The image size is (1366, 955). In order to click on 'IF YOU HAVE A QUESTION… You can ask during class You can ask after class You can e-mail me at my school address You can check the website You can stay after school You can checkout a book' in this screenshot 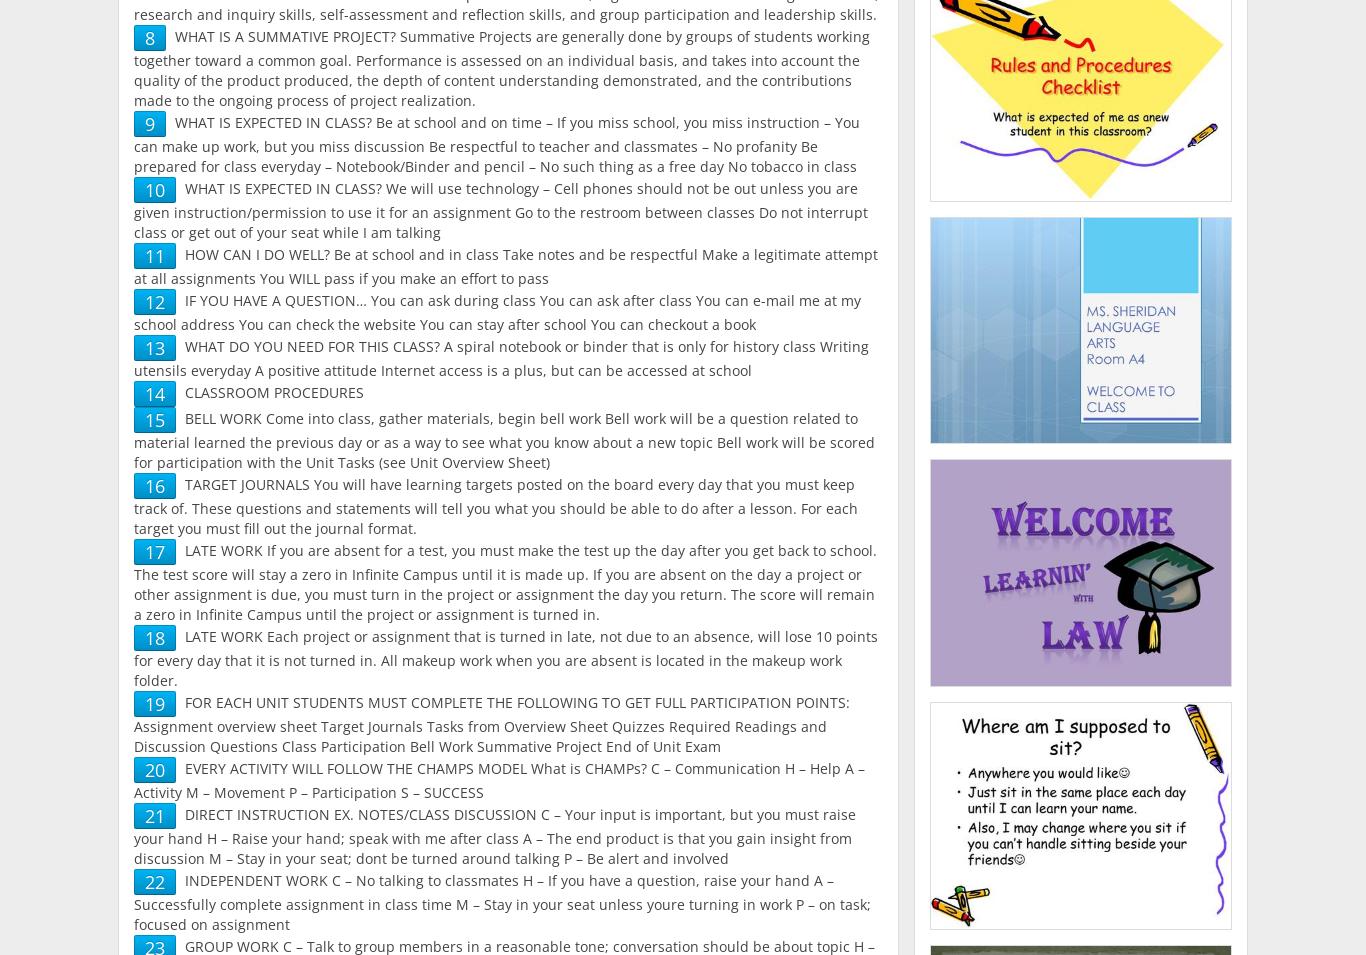, I will do `click(497, 311)`.